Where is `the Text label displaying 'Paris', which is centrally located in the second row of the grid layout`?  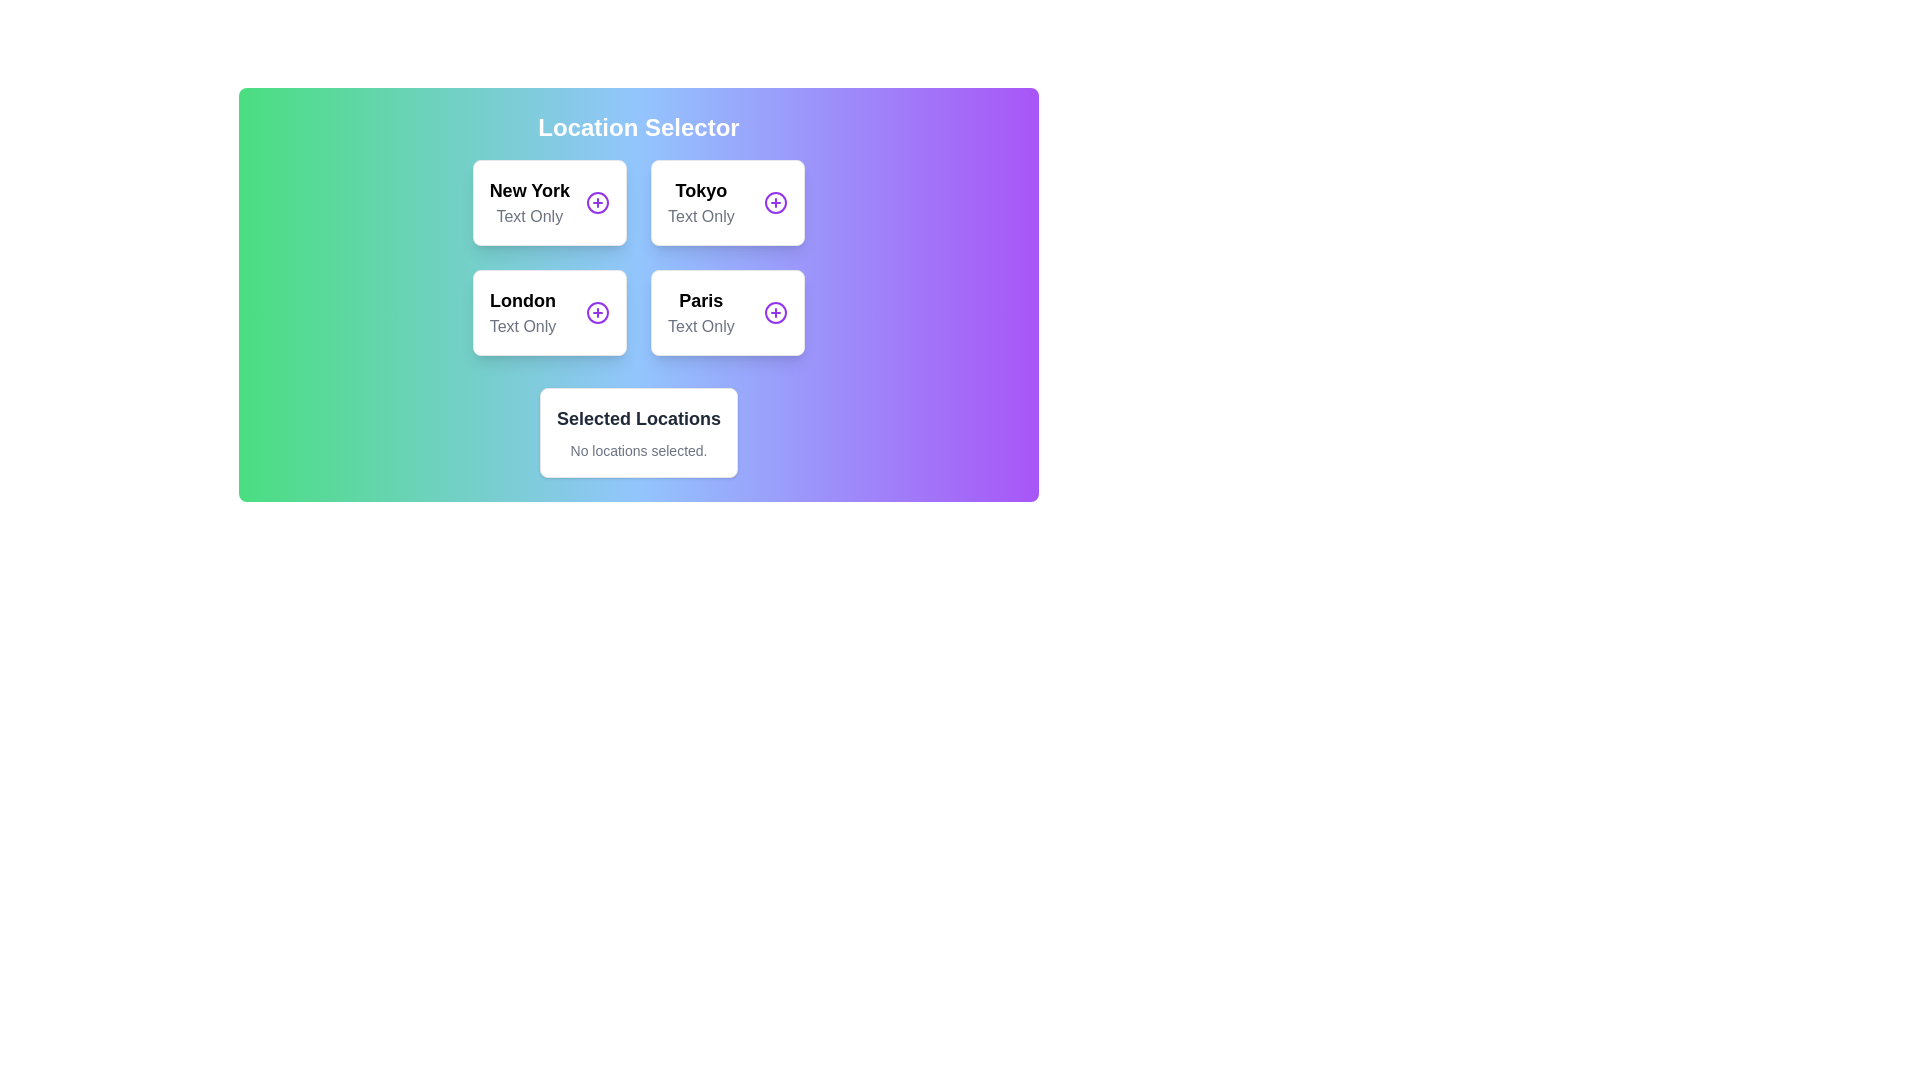 the Text label displaying 'Paris', which is centrally located in the second row of the grid layout is located at coordinates (701, 312).